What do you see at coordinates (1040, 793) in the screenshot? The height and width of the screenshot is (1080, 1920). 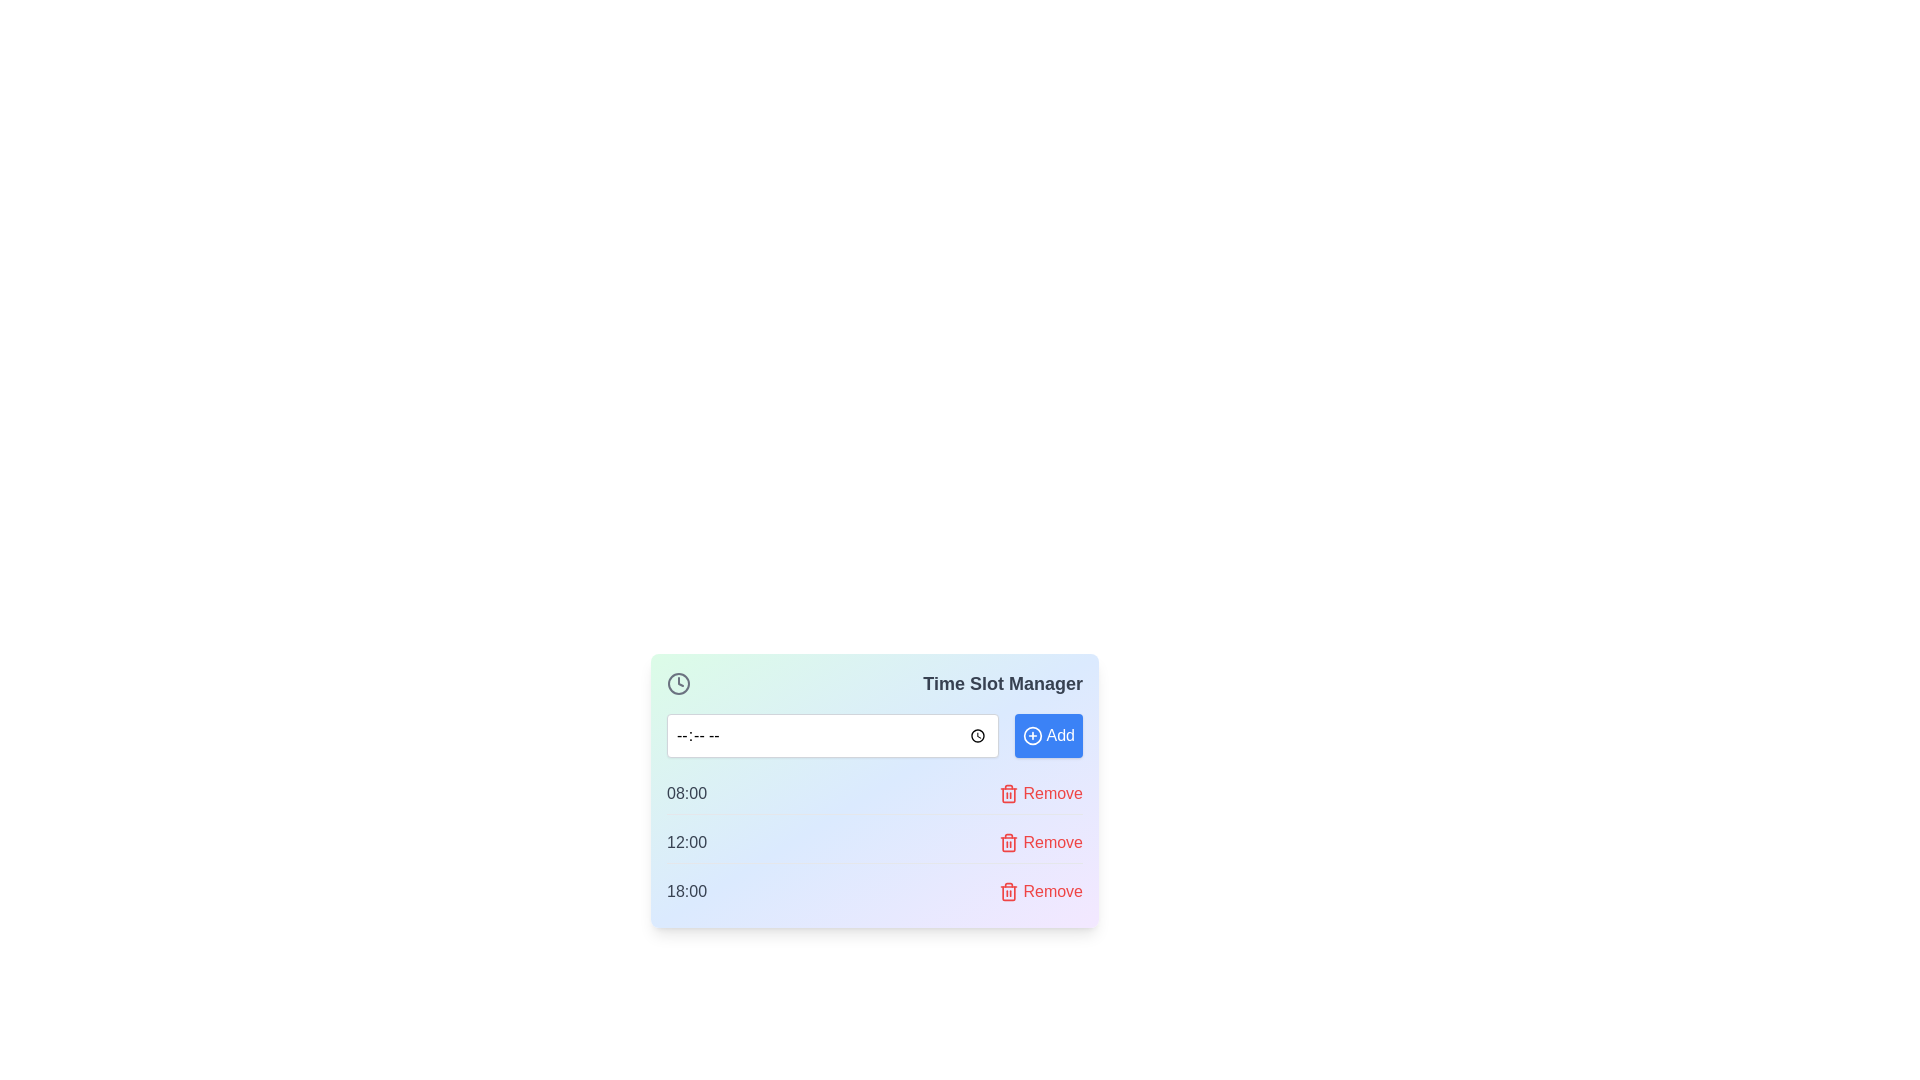 I see `the 'Remove' interactive button with a trashcan icon` at bounding box center [1040, 793].